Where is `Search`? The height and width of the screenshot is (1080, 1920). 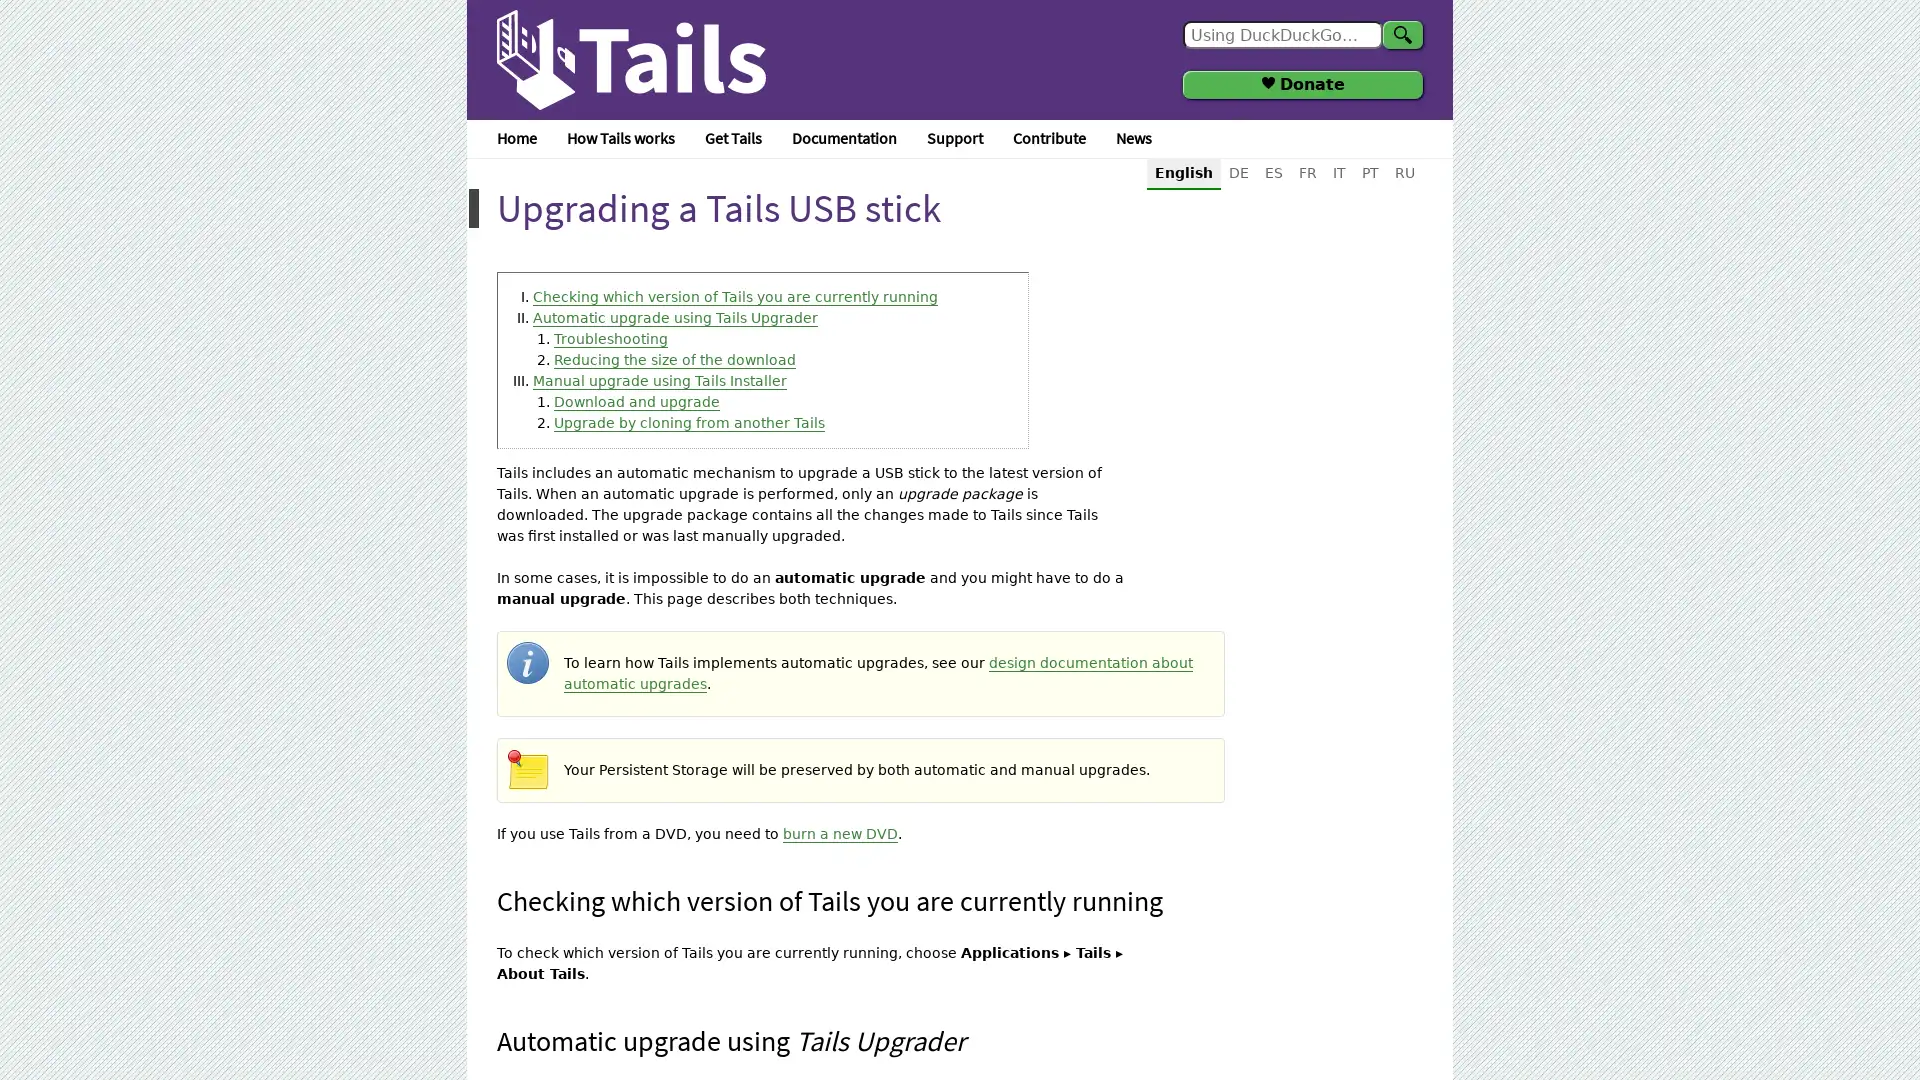
Search is located at coordinates (1401, 34).